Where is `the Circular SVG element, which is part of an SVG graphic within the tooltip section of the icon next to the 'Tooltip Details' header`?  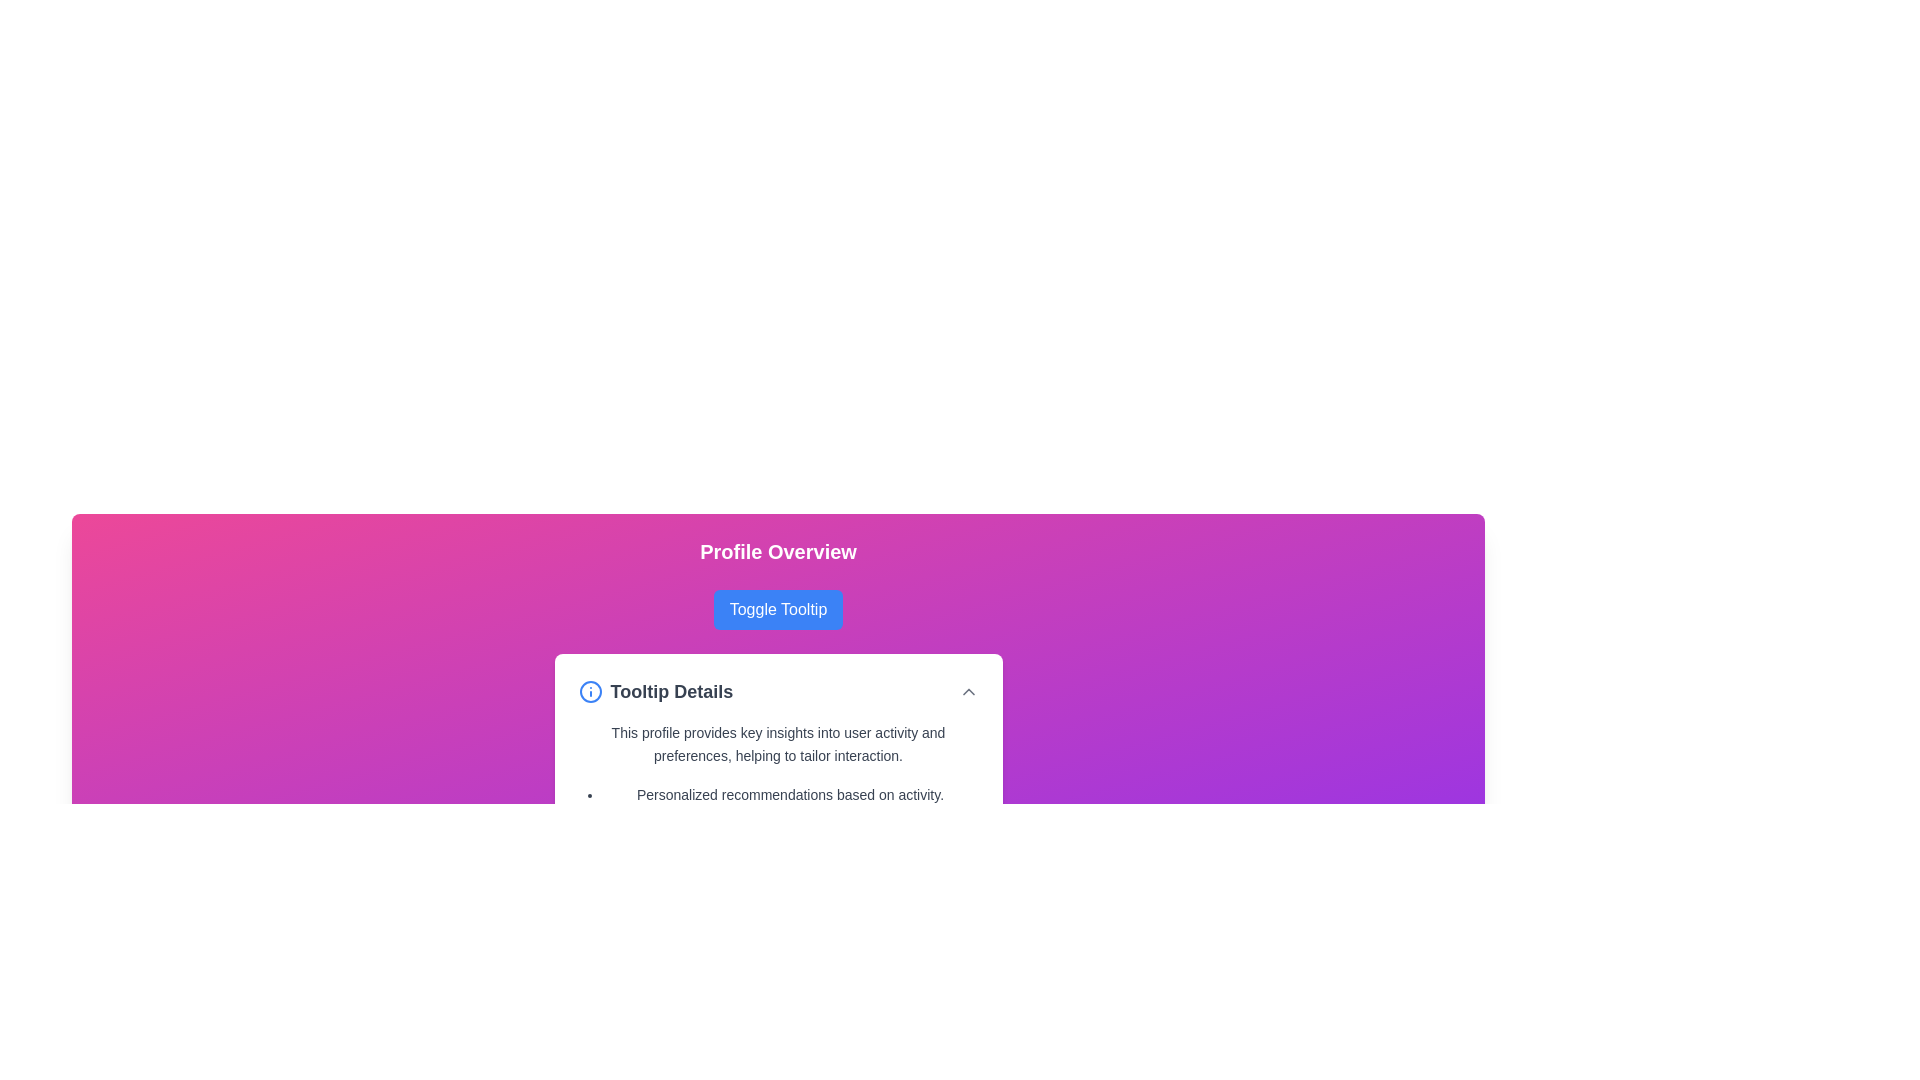 the Circular SVG element, which is part of an SVG graphic within the tooltip section of the icon next to the 'Tooltip Details' header is located at coordinates (589, 690).